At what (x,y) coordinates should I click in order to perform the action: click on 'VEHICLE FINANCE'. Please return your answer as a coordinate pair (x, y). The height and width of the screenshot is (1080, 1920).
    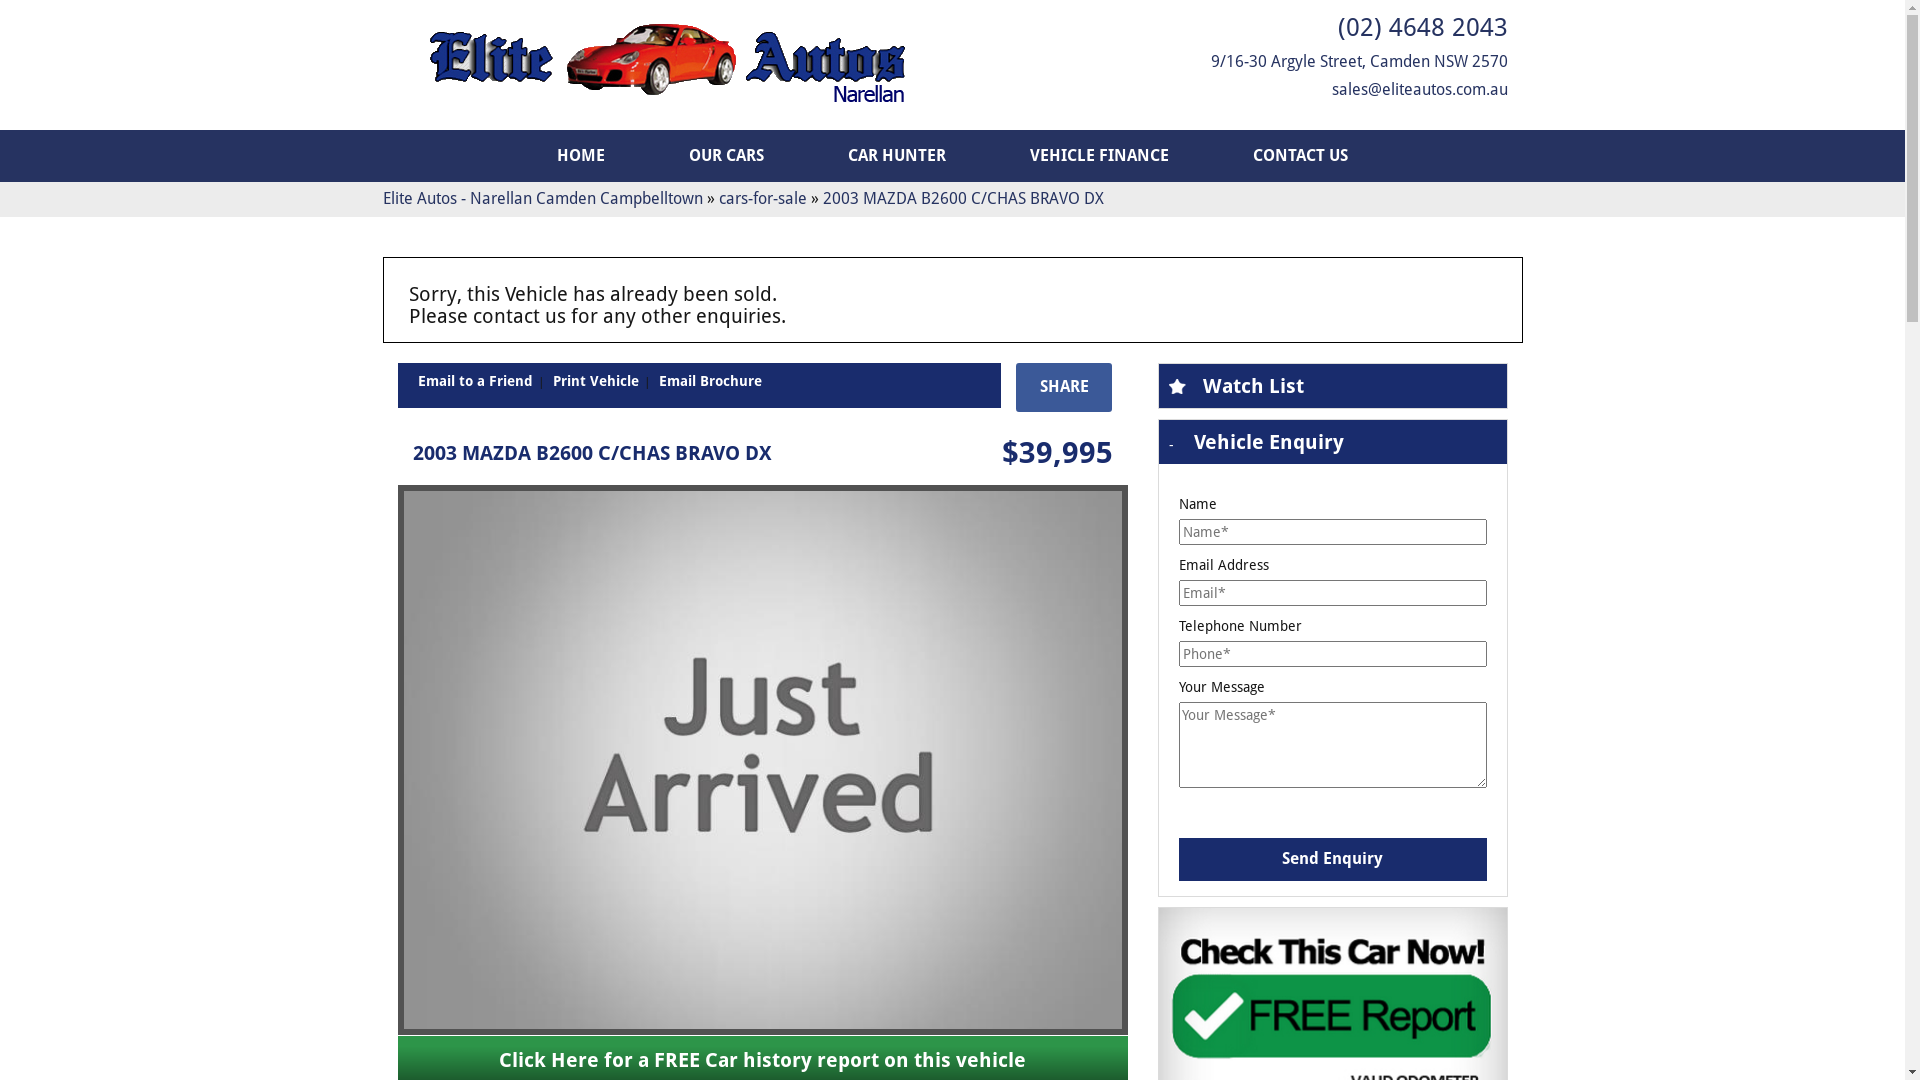
    Looking at the image, I should click on (1098, 154).